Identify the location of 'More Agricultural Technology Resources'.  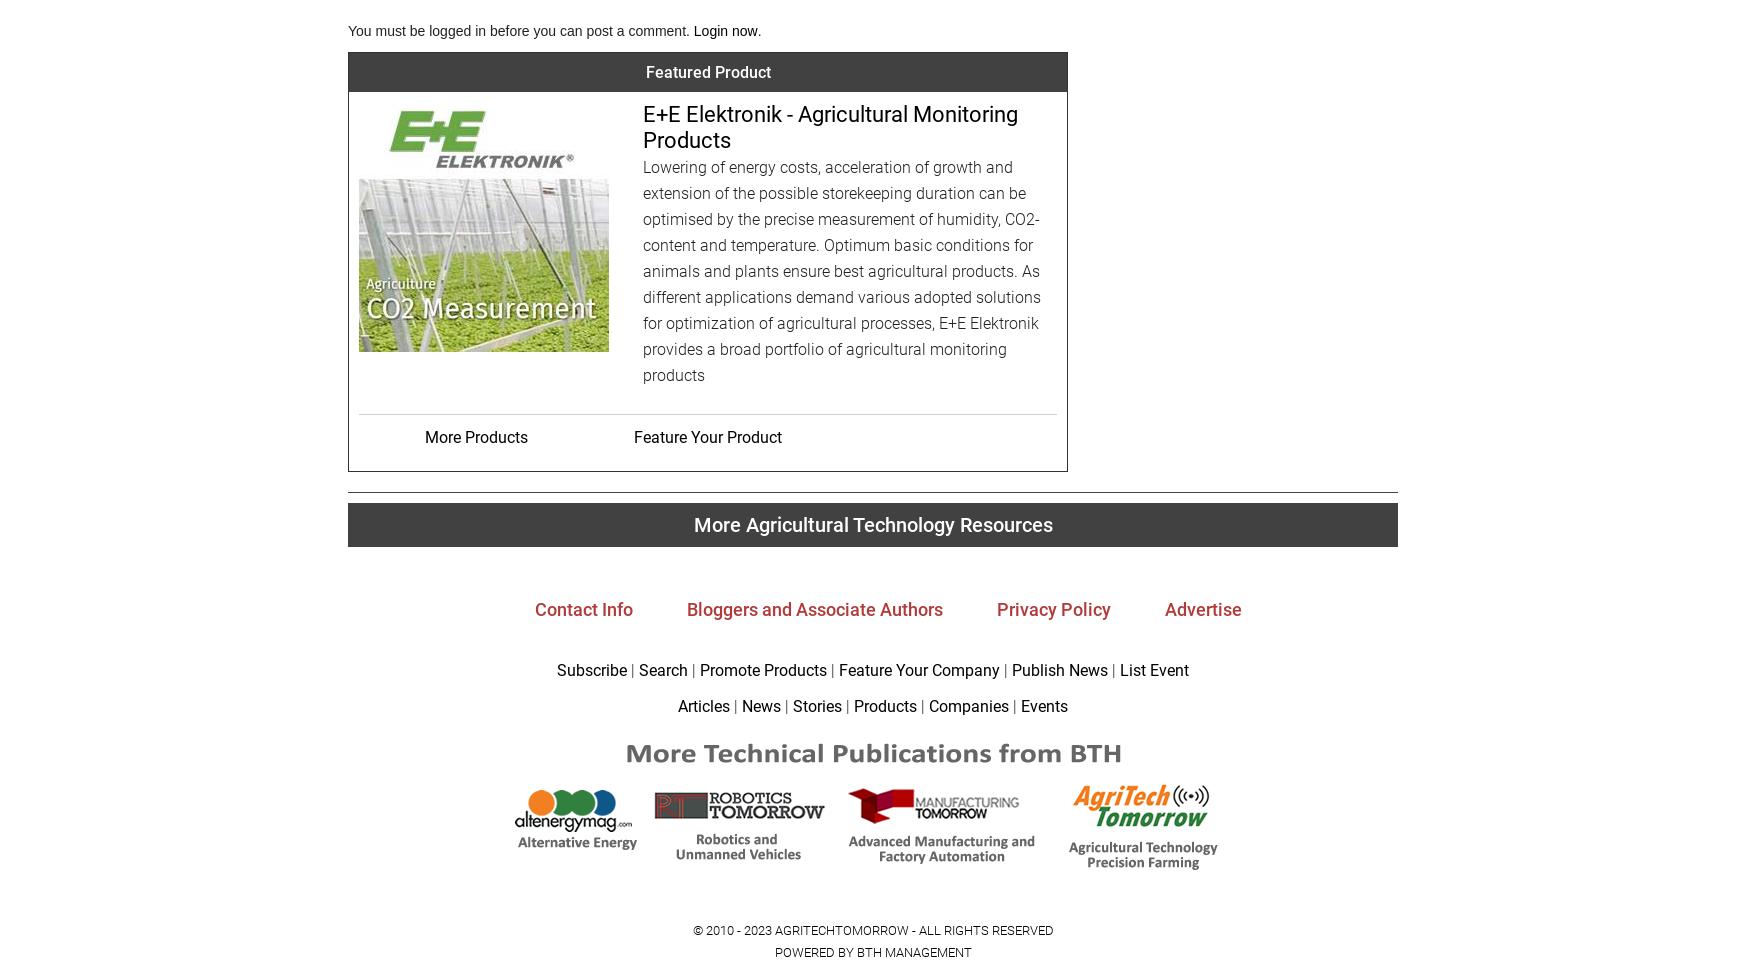
(692, 523).